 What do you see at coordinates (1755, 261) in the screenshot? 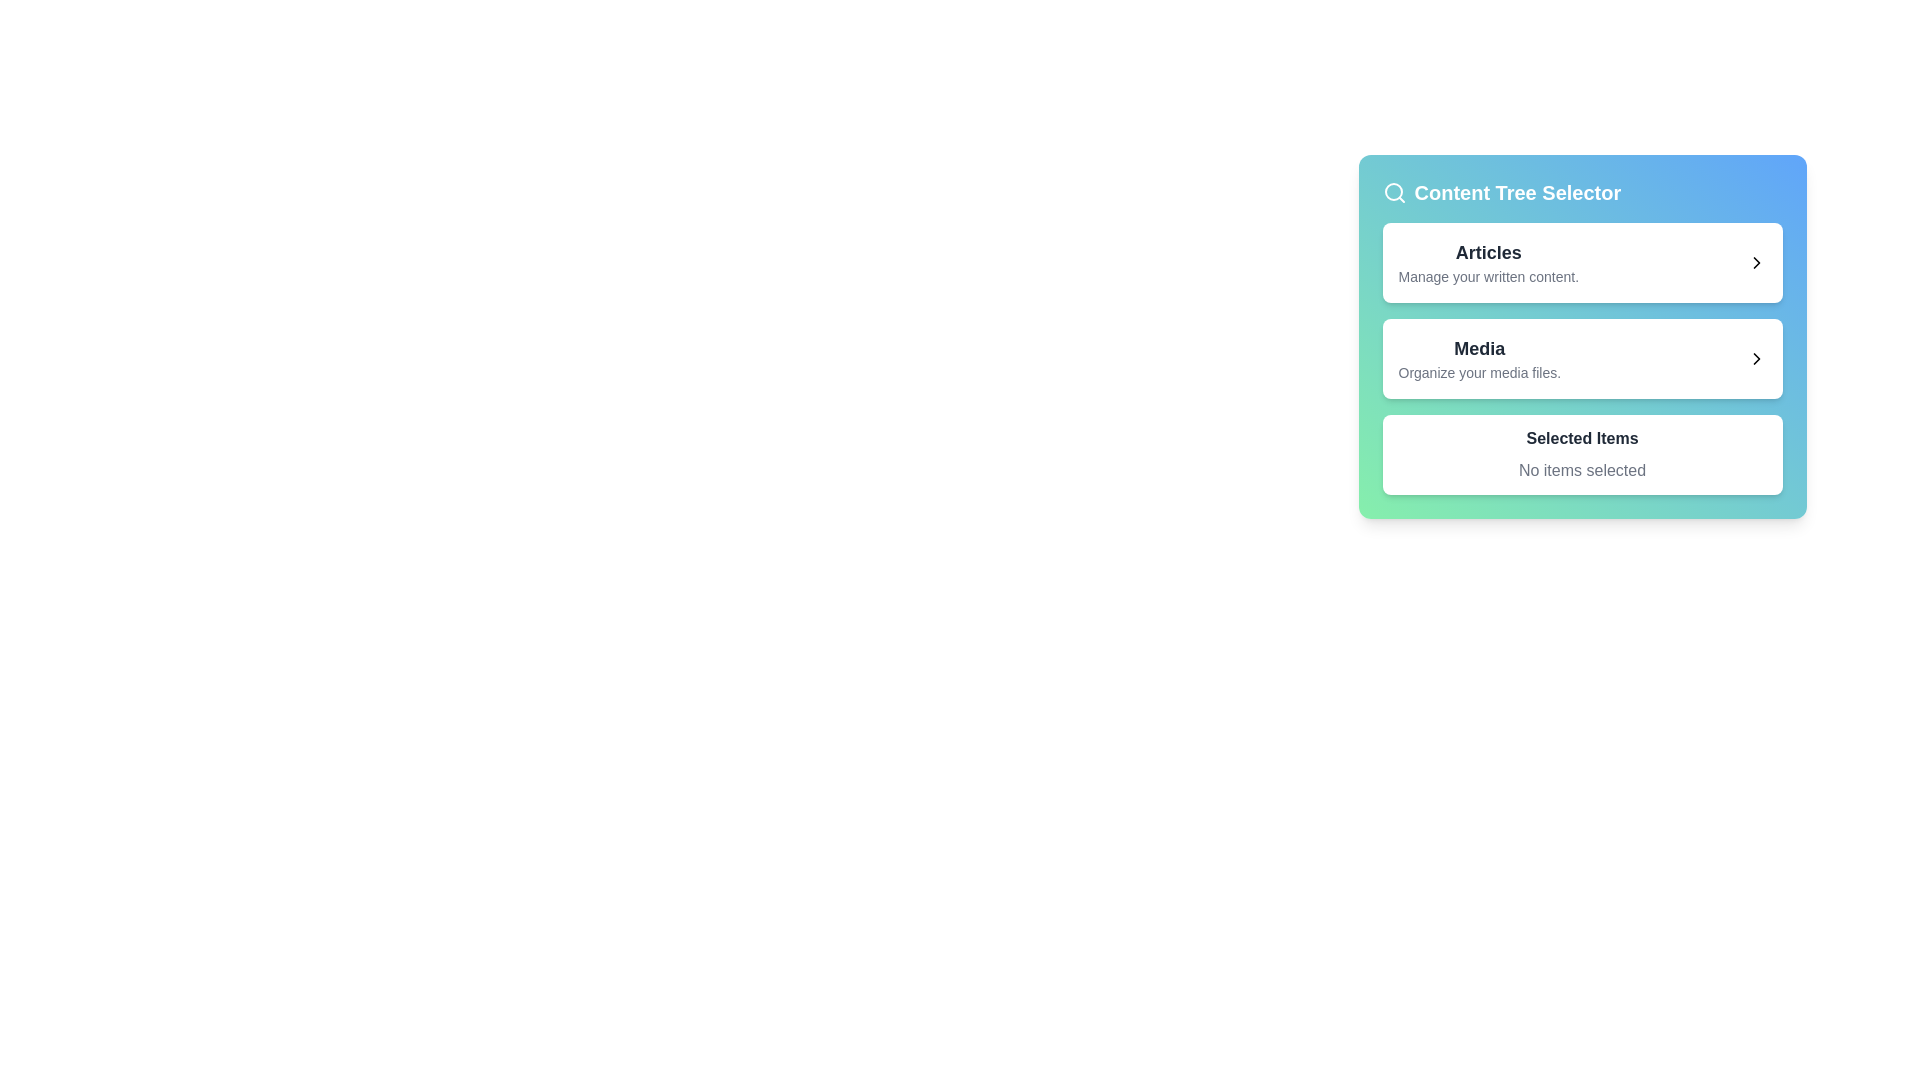
I see `the right-facing chevron icon in the 'Articles' section of the 'Content Tree Selector' widget` at bounding box center [1755, 261].